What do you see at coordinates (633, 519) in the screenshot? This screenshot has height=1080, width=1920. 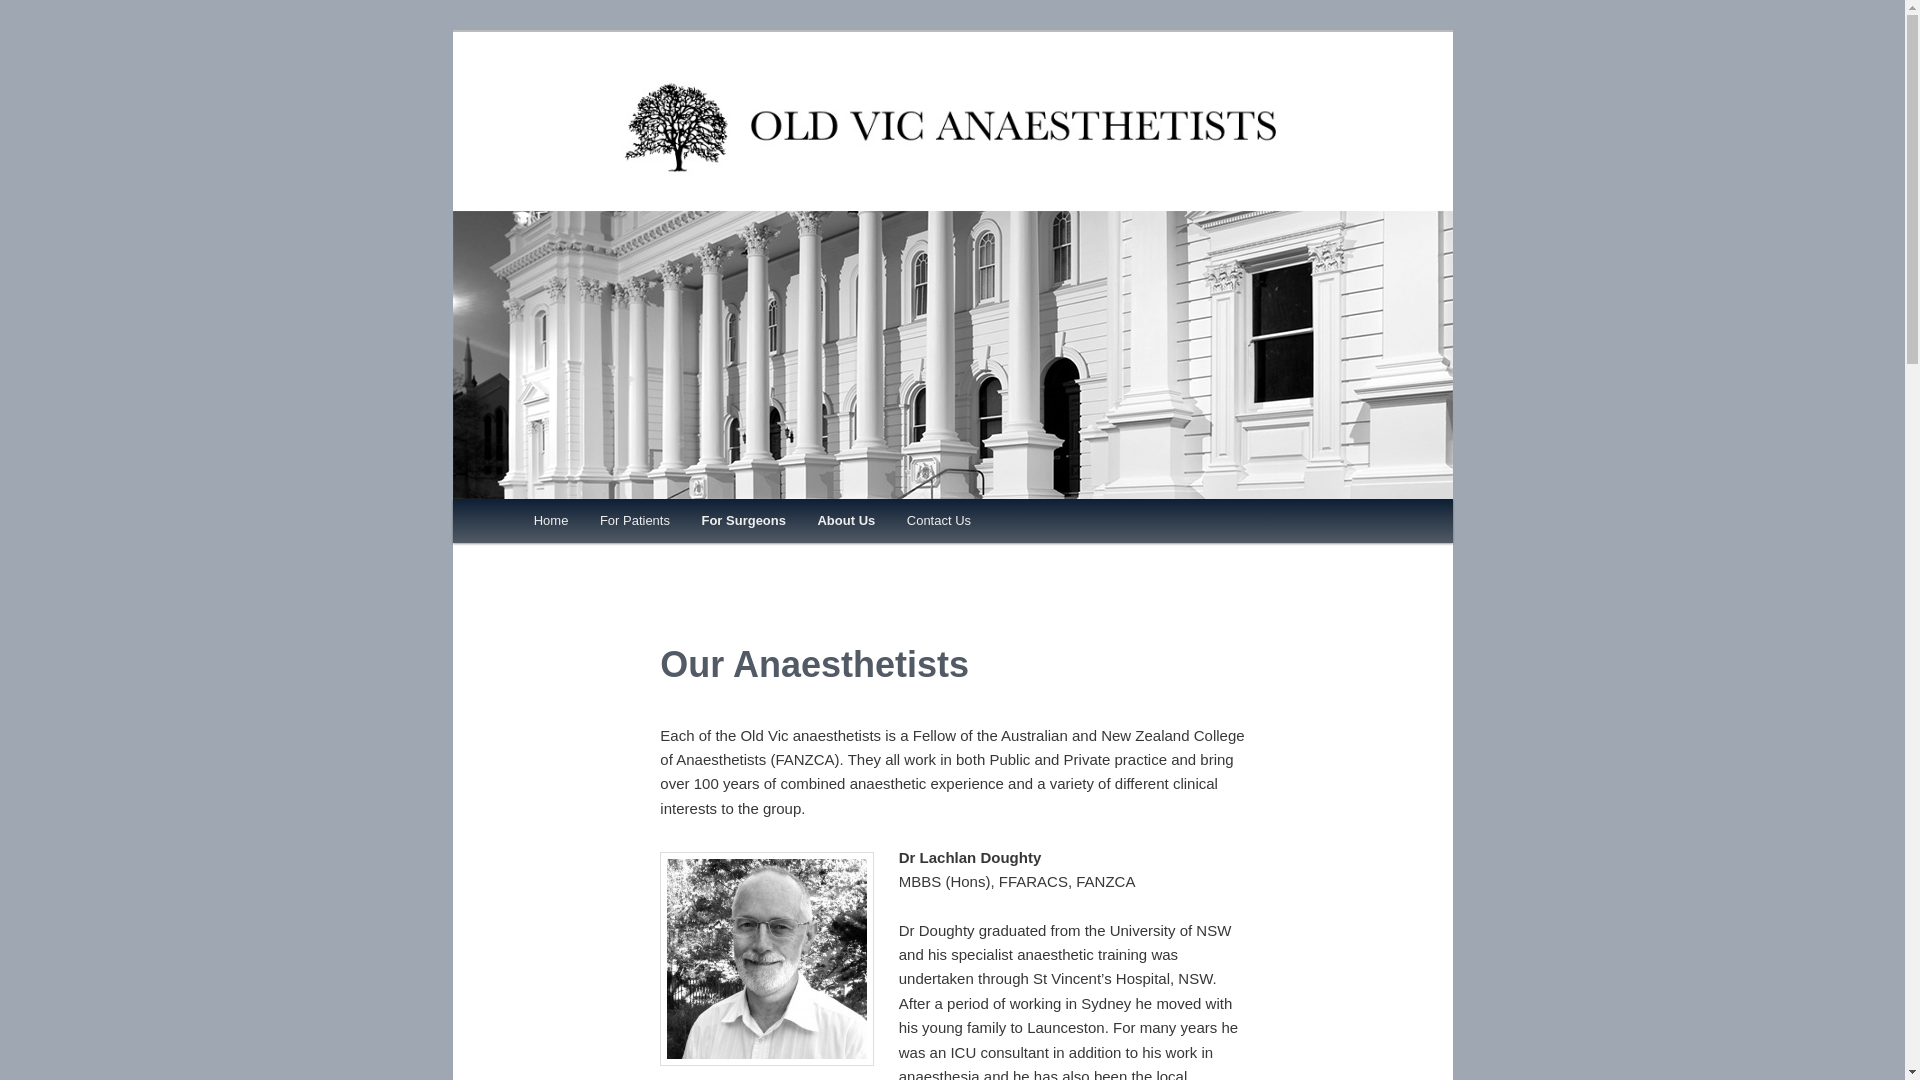 I see `'For Patients'` at bounding box center [633, 519].